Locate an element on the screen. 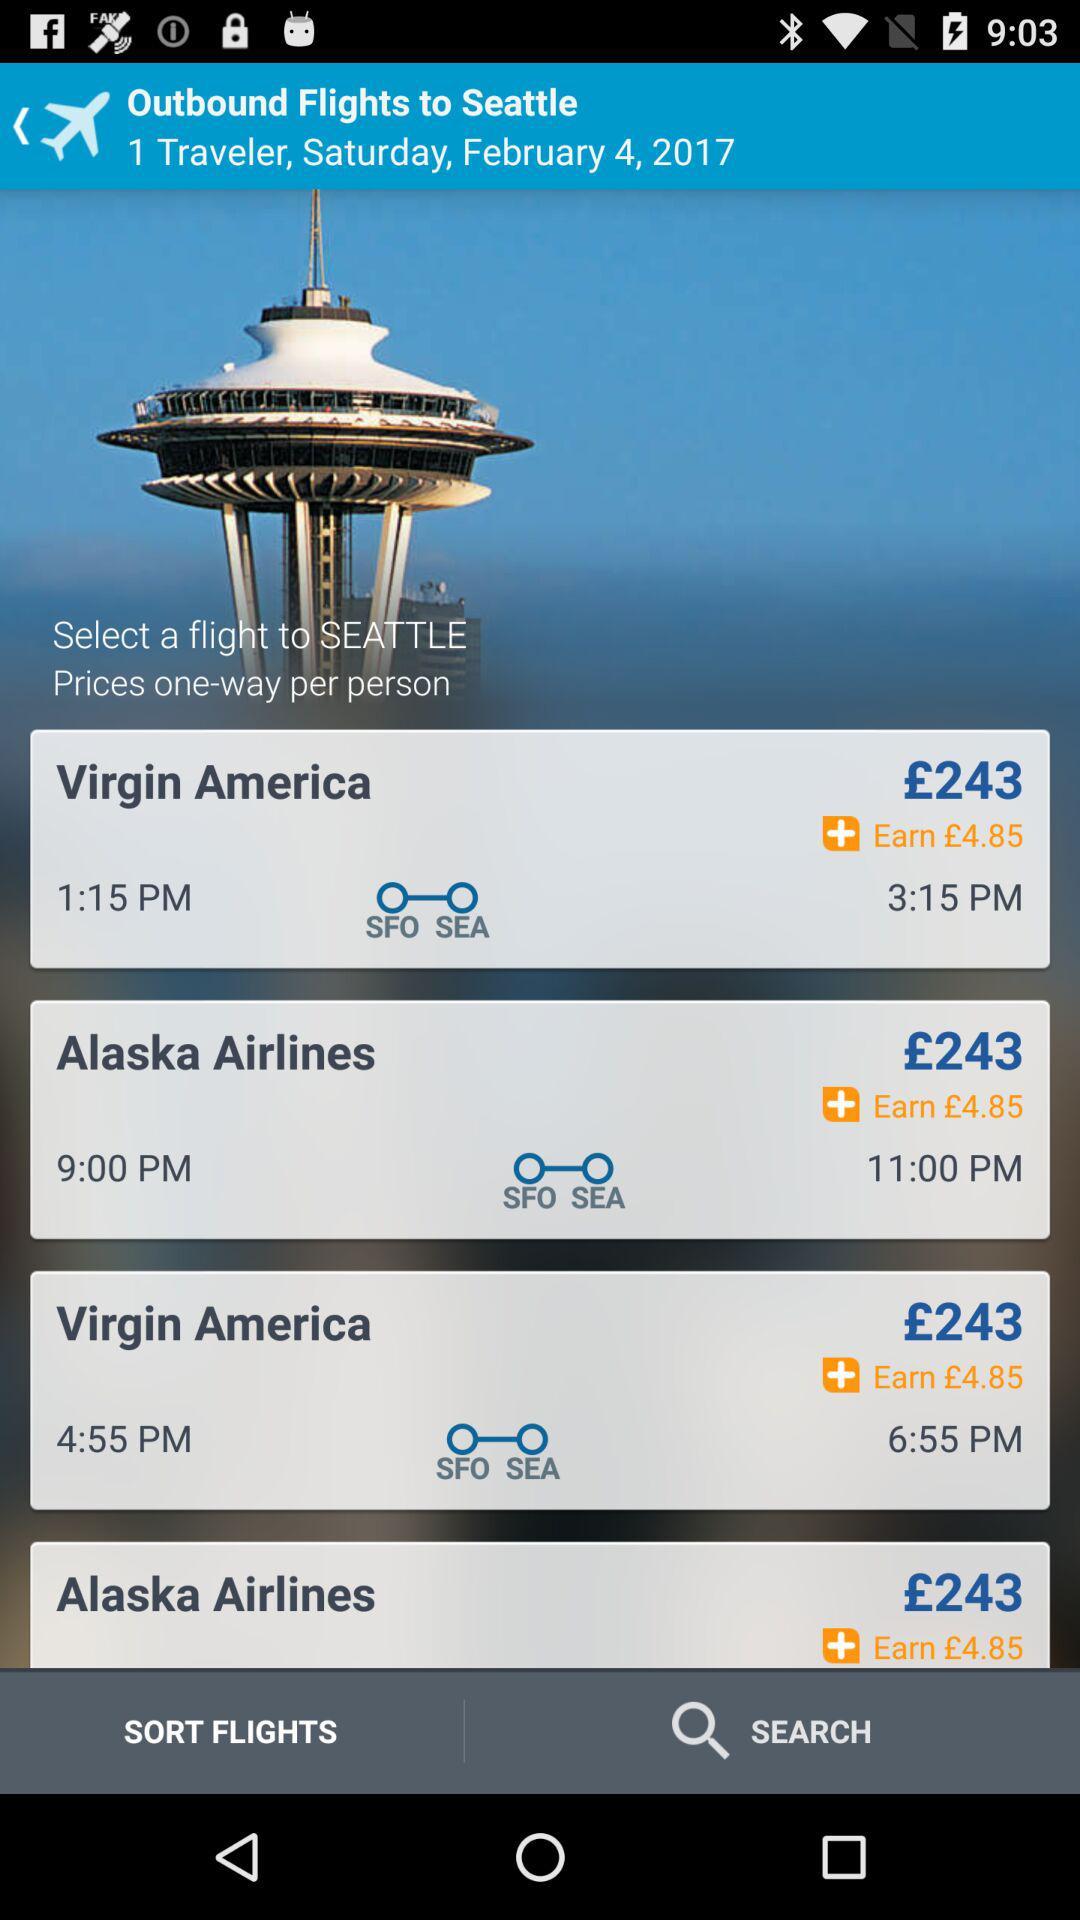 Image resolution: width=1080 pixels, height=1920 pixels. icon below the select a flight is located at coordinates (250, 681).